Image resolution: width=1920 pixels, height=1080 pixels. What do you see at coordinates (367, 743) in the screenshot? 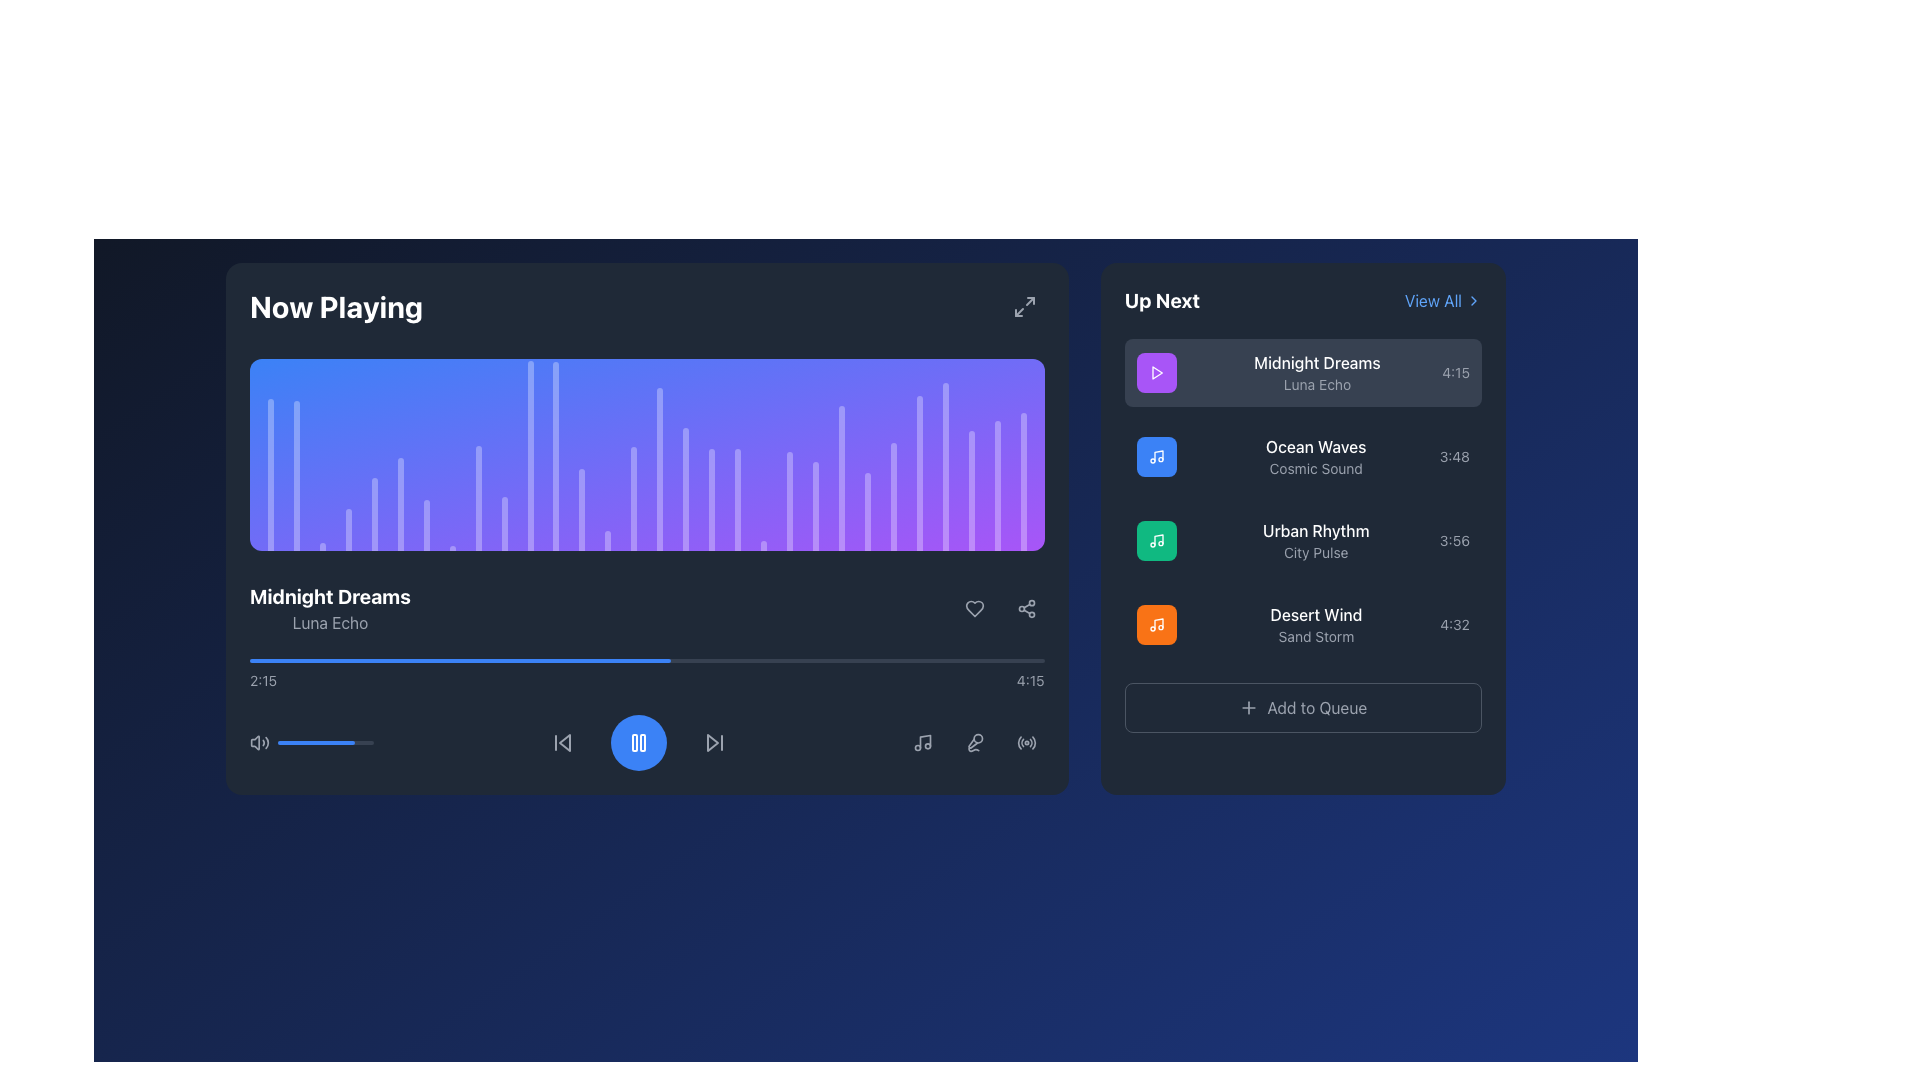
I see `the volume` at bounding box center [367, 743].